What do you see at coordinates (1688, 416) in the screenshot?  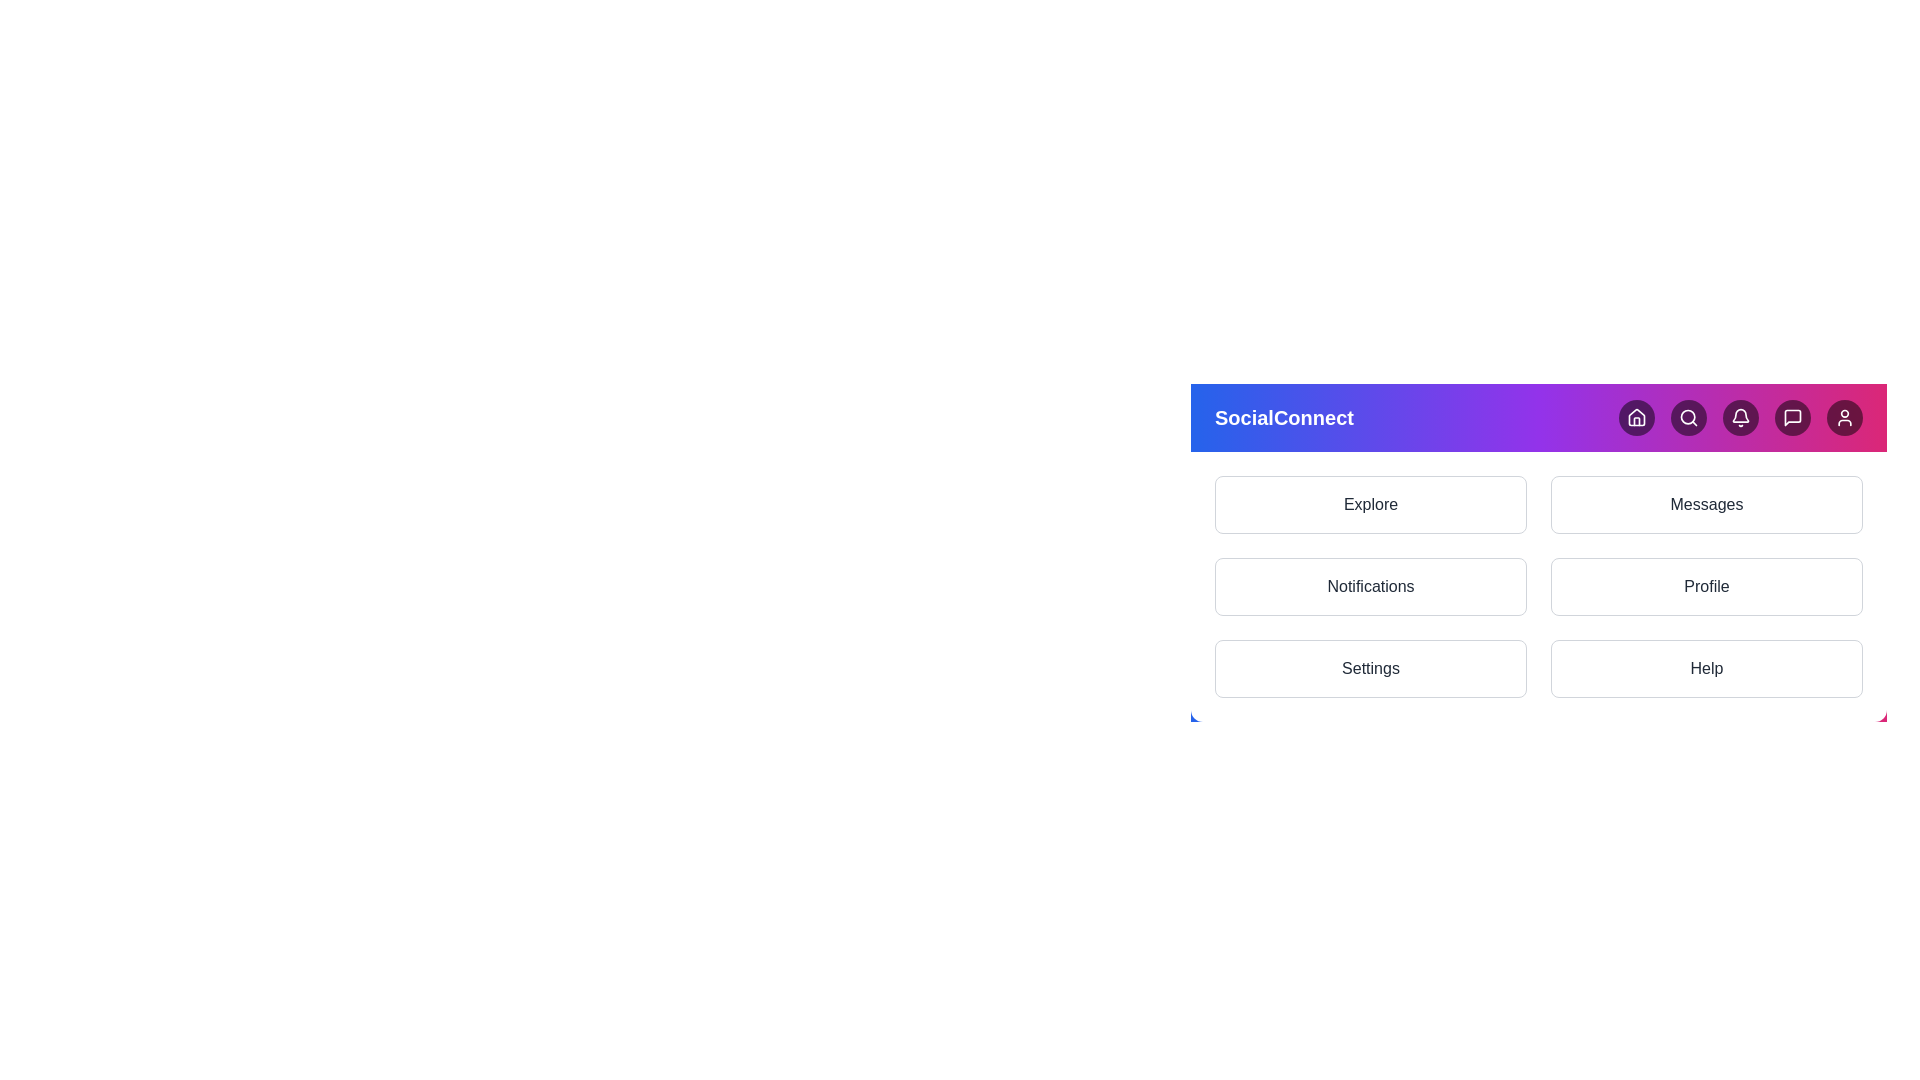 I see `the button with the icon Search to observe the hover effect` at bounding box center [1688, 416].